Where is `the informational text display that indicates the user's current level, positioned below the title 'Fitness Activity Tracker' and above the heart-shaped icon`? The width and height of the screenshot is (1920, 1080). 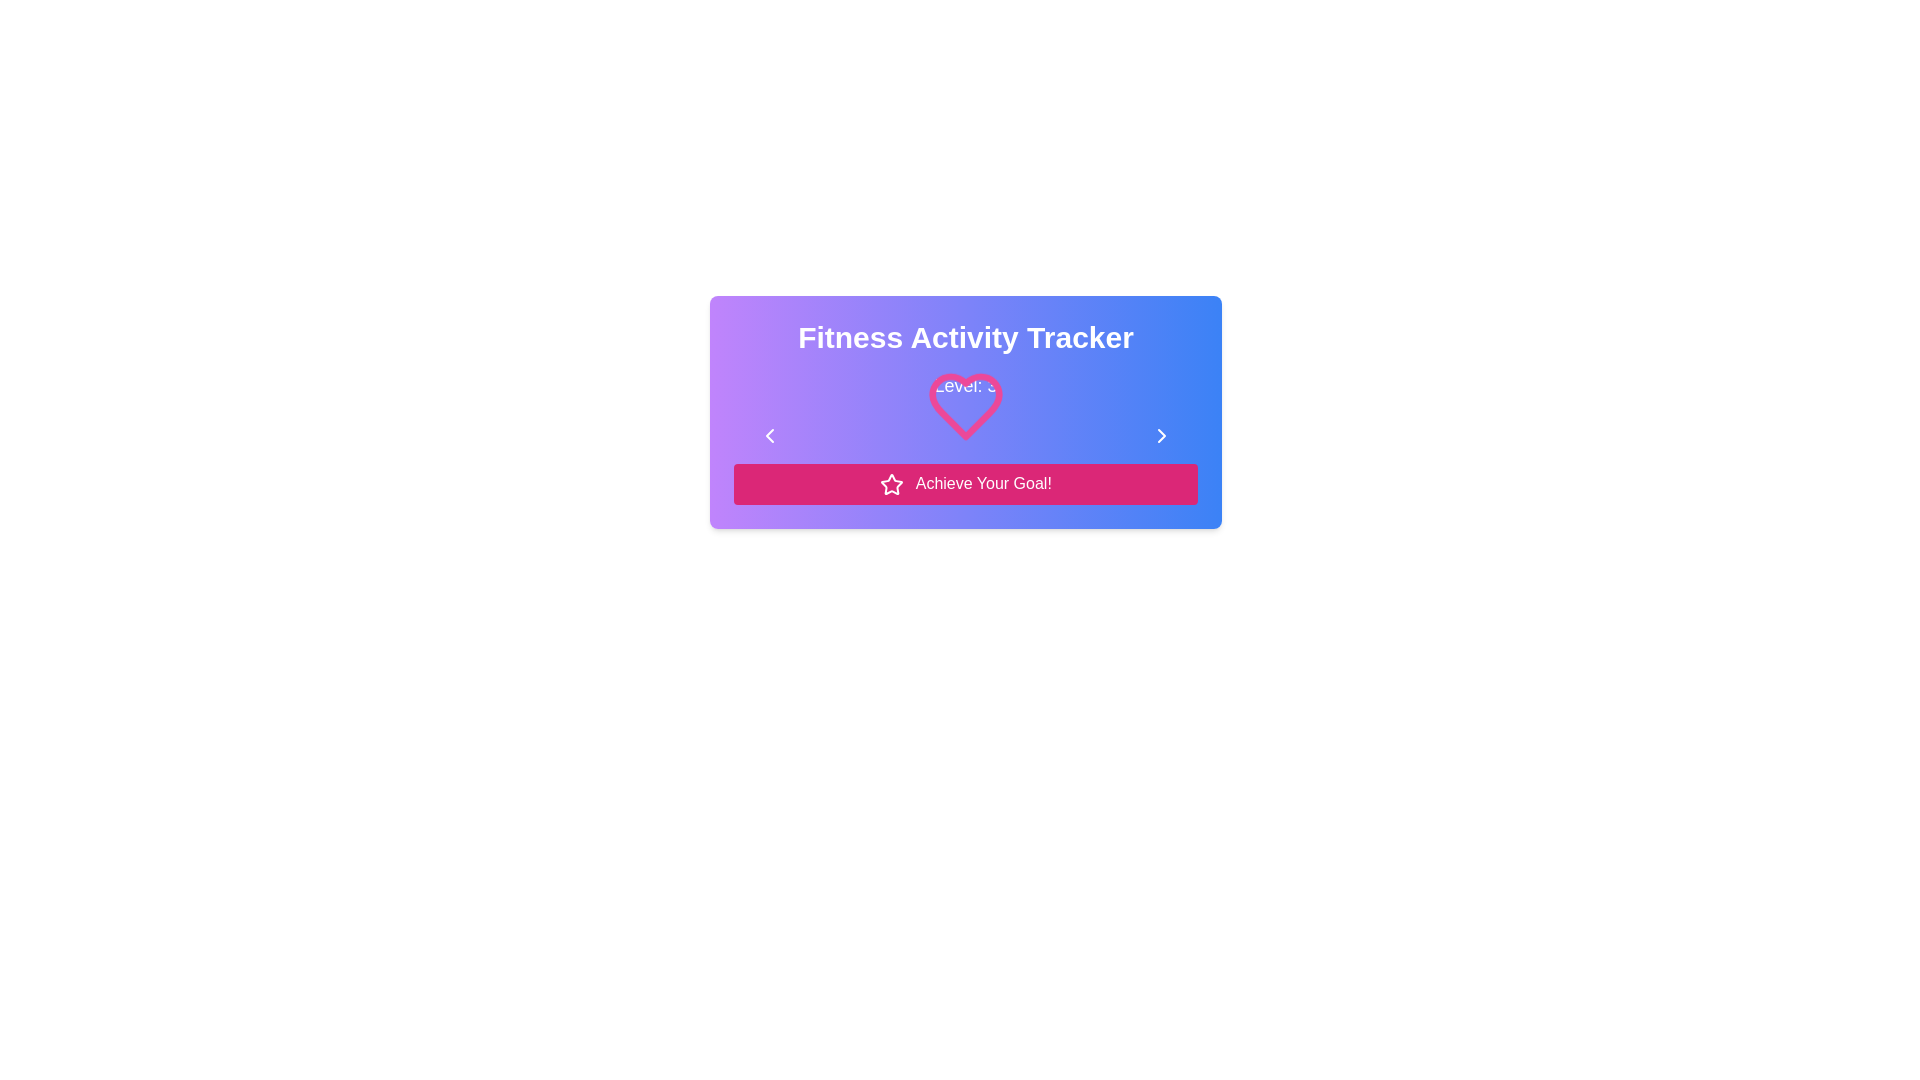 the informational text display that indicates the user's current level, positioned below the title 'Fitness Activity Tracker' and above the heart-shaped icon is located at coordinates (965, 385).